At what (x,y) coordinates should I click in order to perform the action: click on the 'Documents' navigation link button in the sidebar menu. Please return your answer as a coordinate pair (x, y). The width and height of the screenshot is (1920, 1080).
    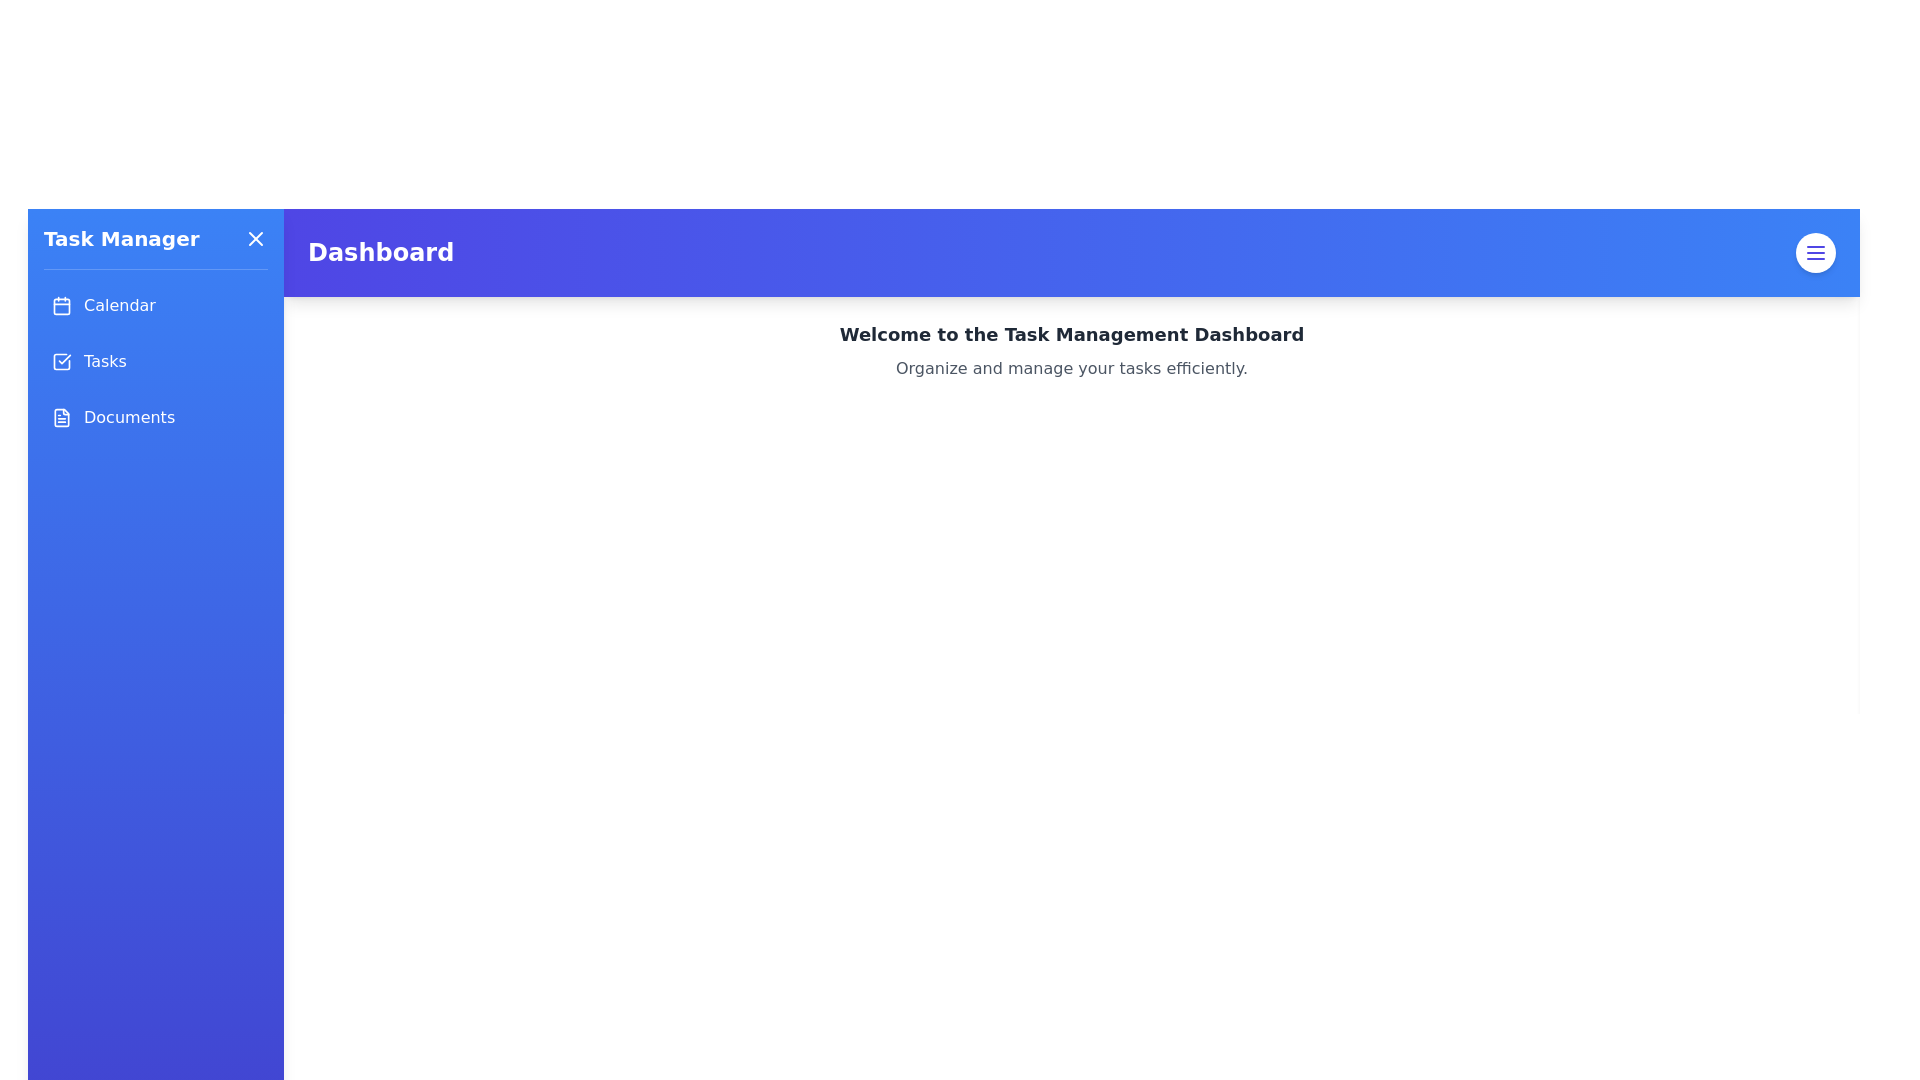
    Looking at the image, I should click on (155, 416).